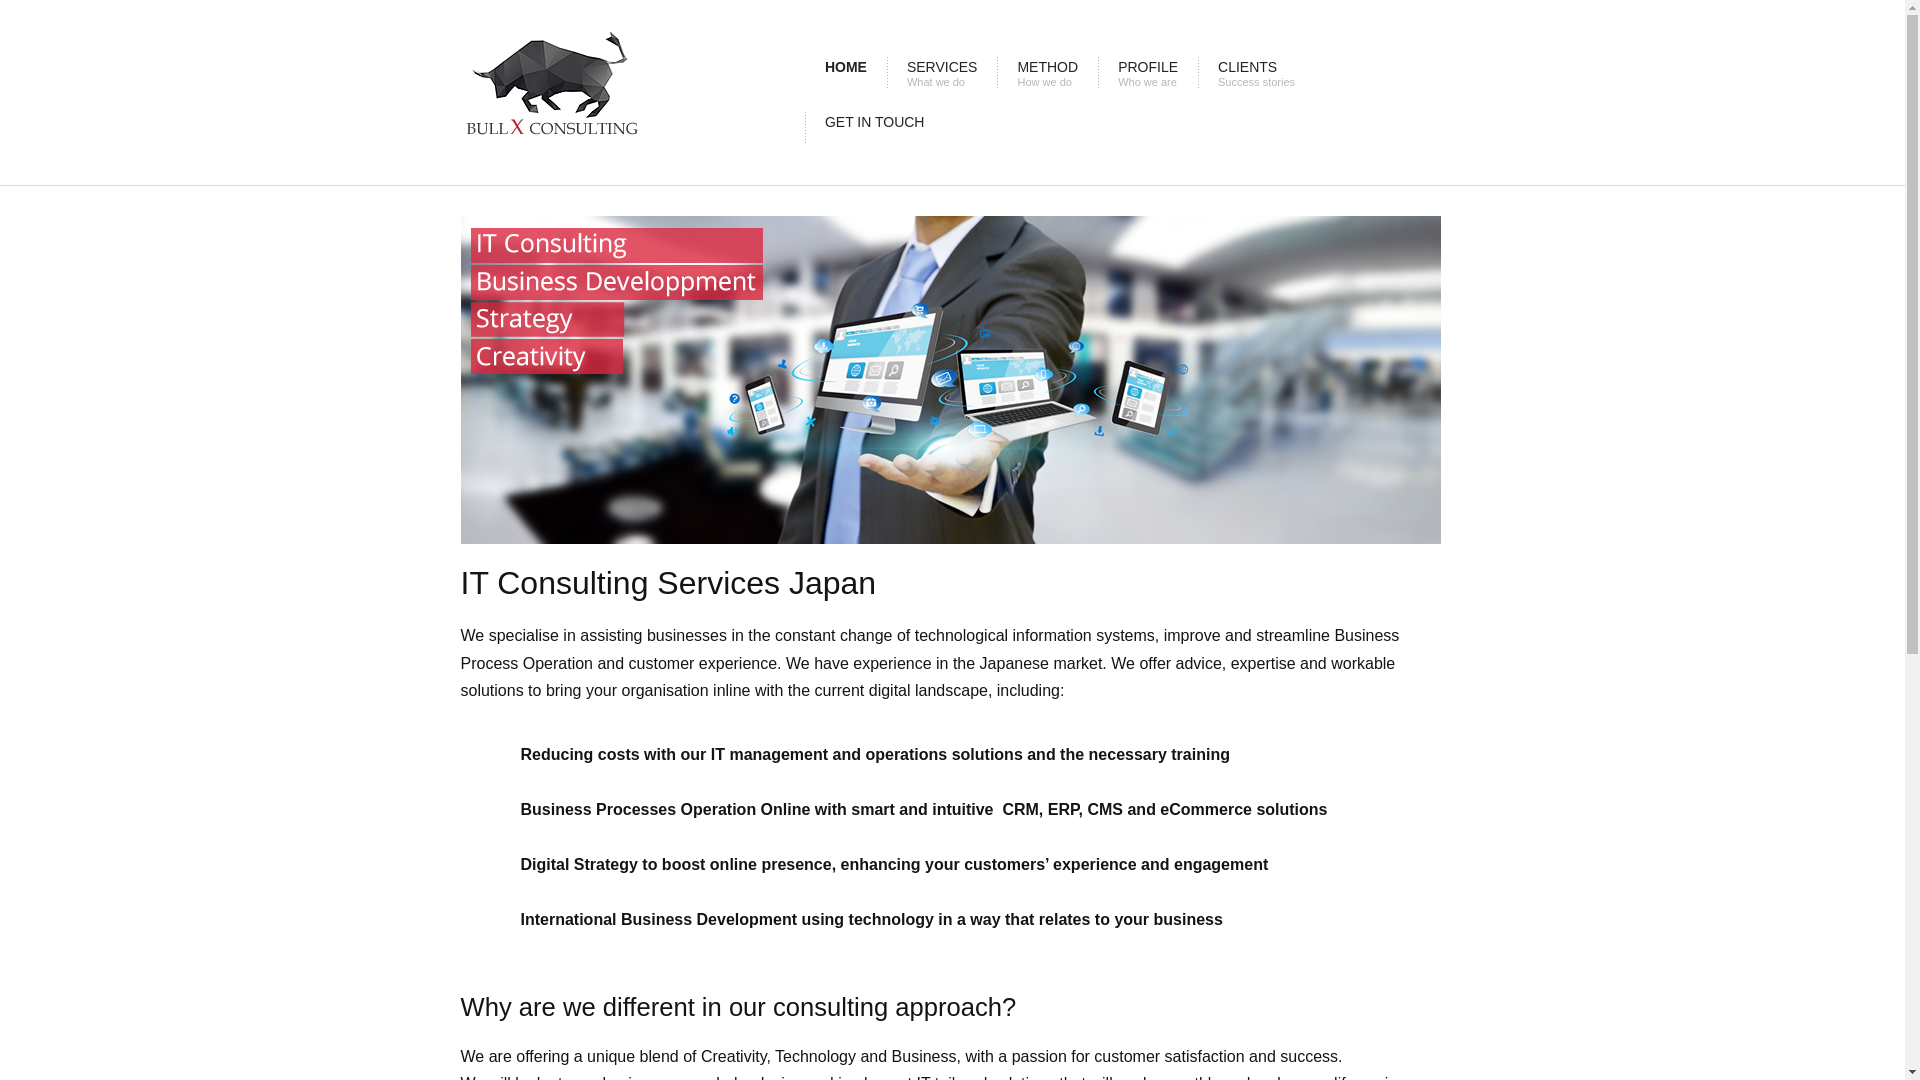  What do you see at coordinates (1198, 71) in the screenshot?
I see `'CLIENTS` at bounding box center [1198, 71].